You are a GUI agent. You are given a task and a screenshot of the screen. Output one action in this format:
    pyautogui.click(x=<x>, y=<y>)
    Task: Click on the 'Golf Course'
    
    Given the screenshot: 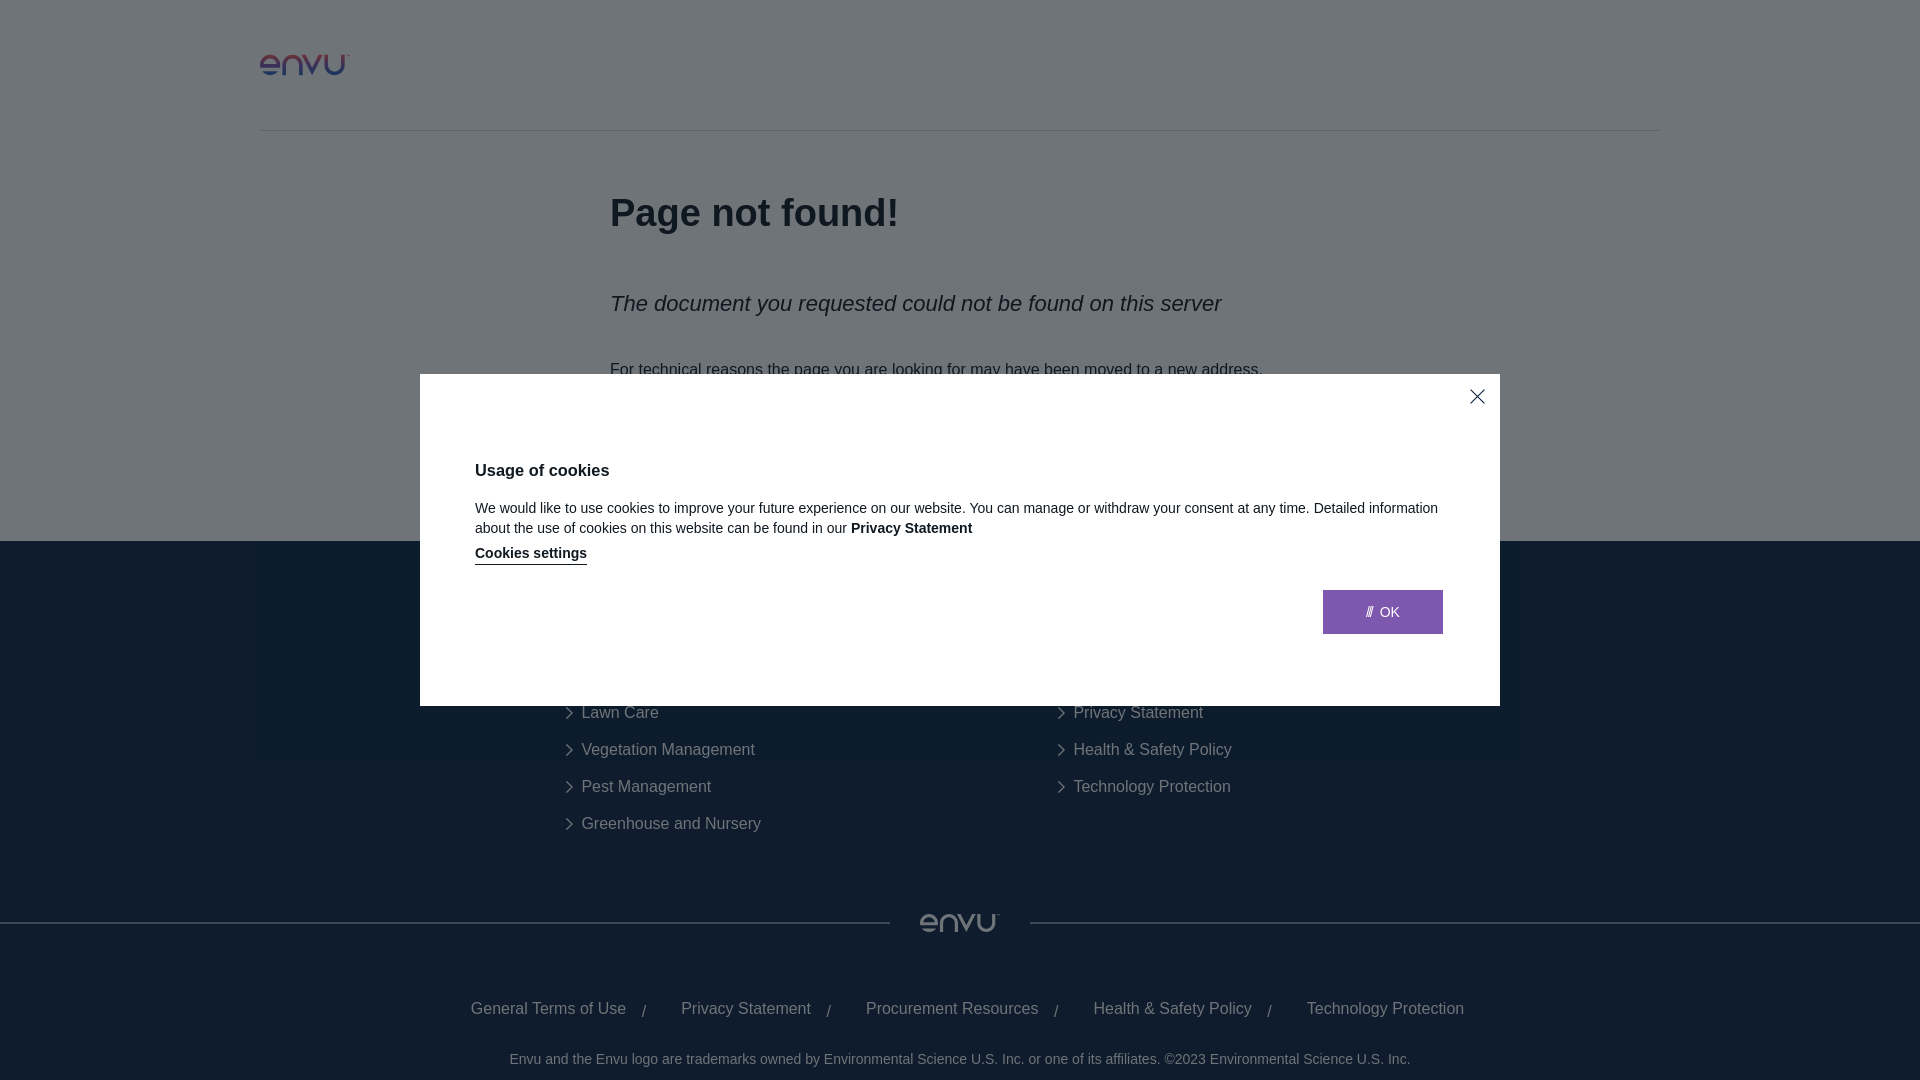 What is the action you would take?
    pyautogui.click(x=614, y=675)
    